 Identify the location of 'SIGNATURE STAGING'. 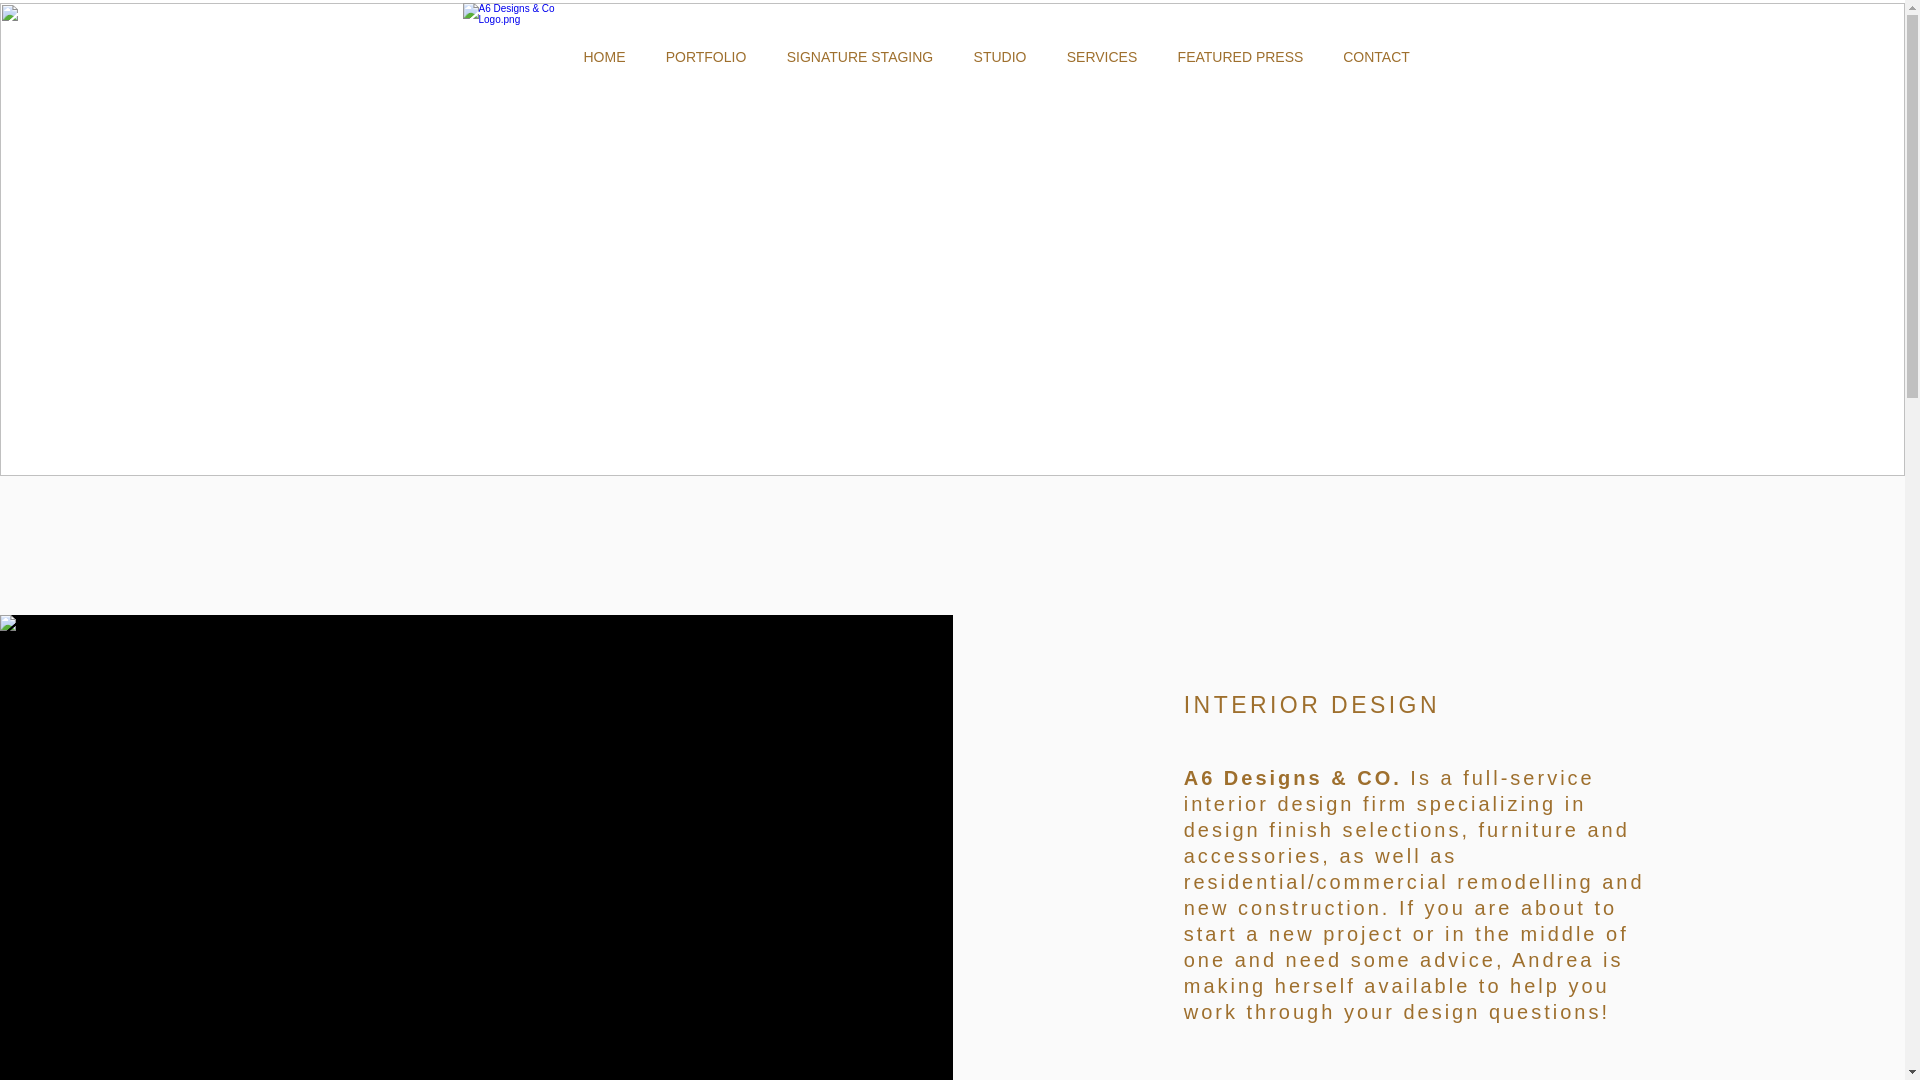
(859, 56).